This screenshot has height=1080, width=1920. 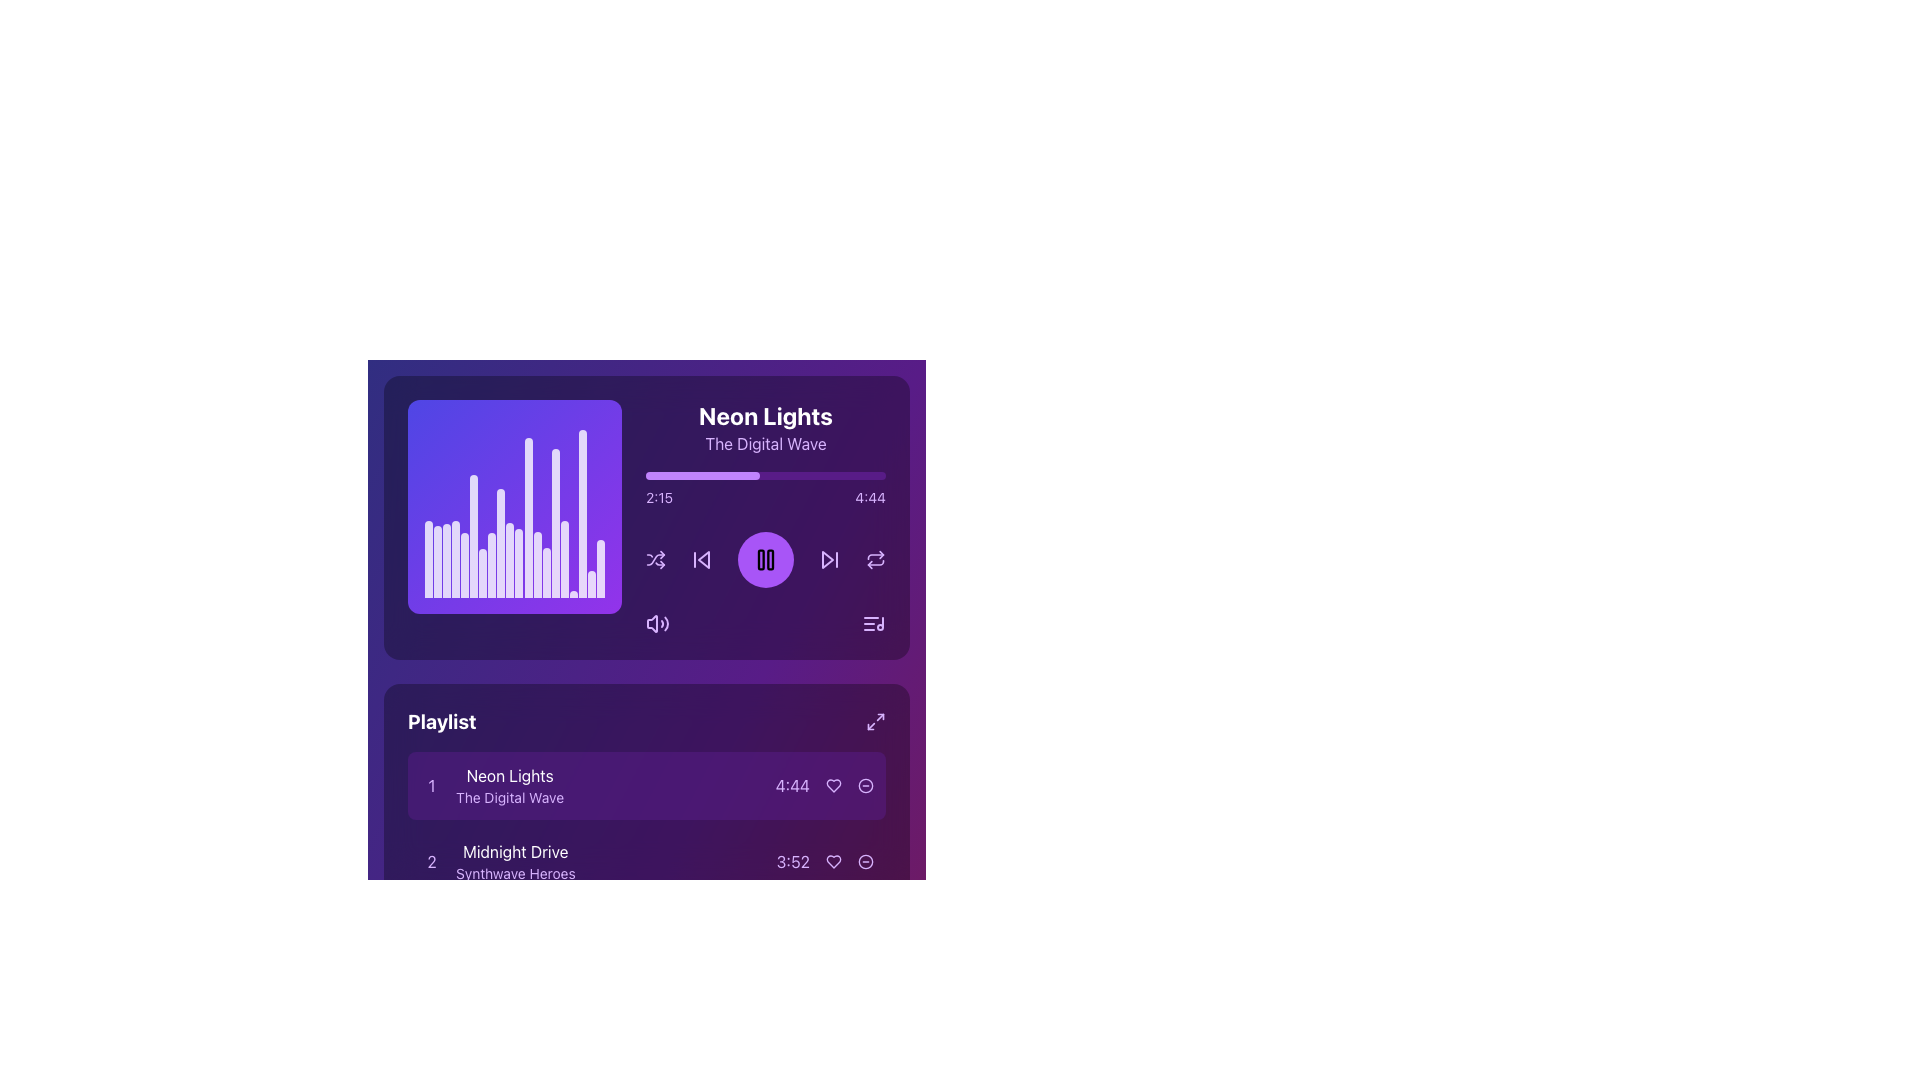 I want to click on the text label that serves as a sub-label or subtitle for 'Neon Lights', indicating further information about the song or item being displayed, so click(x=765, y=442).